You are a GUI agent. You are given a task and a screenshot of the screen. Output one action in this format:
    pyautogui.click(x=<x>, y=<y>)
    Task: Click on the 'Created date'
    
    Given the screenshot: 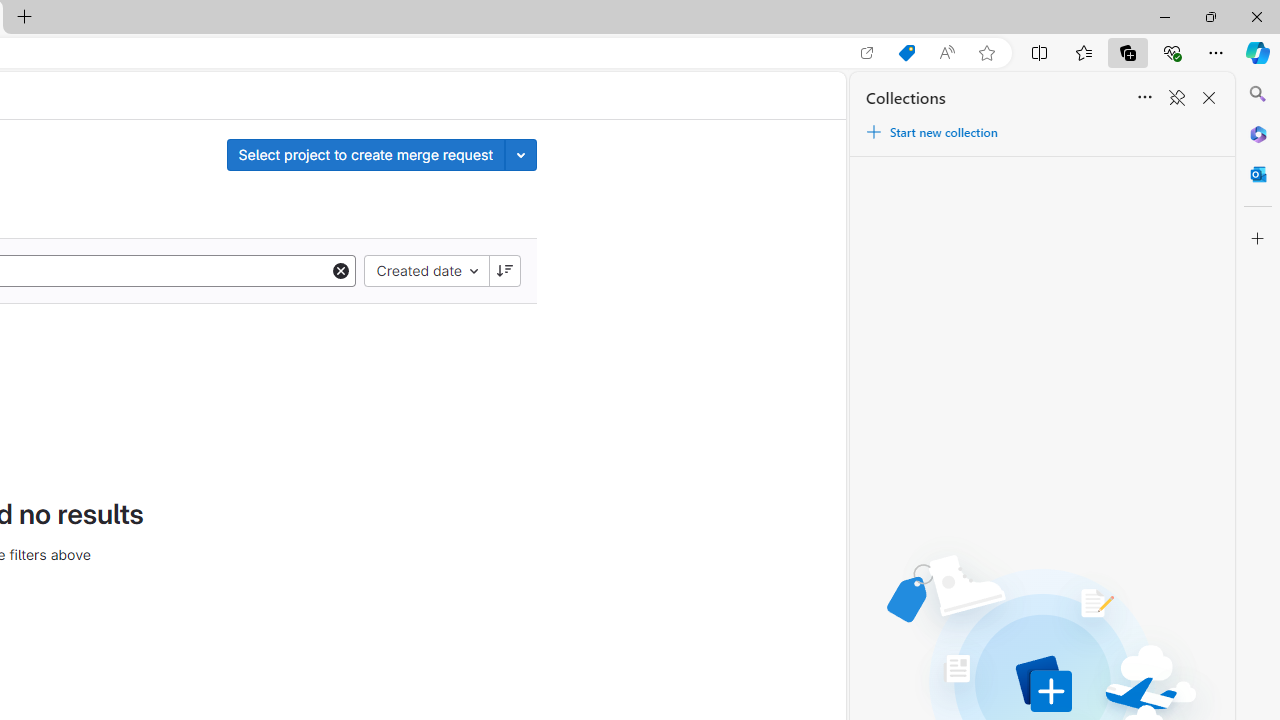 What is the action you would take?
    pyautogui.click(x=425, y=270)
    